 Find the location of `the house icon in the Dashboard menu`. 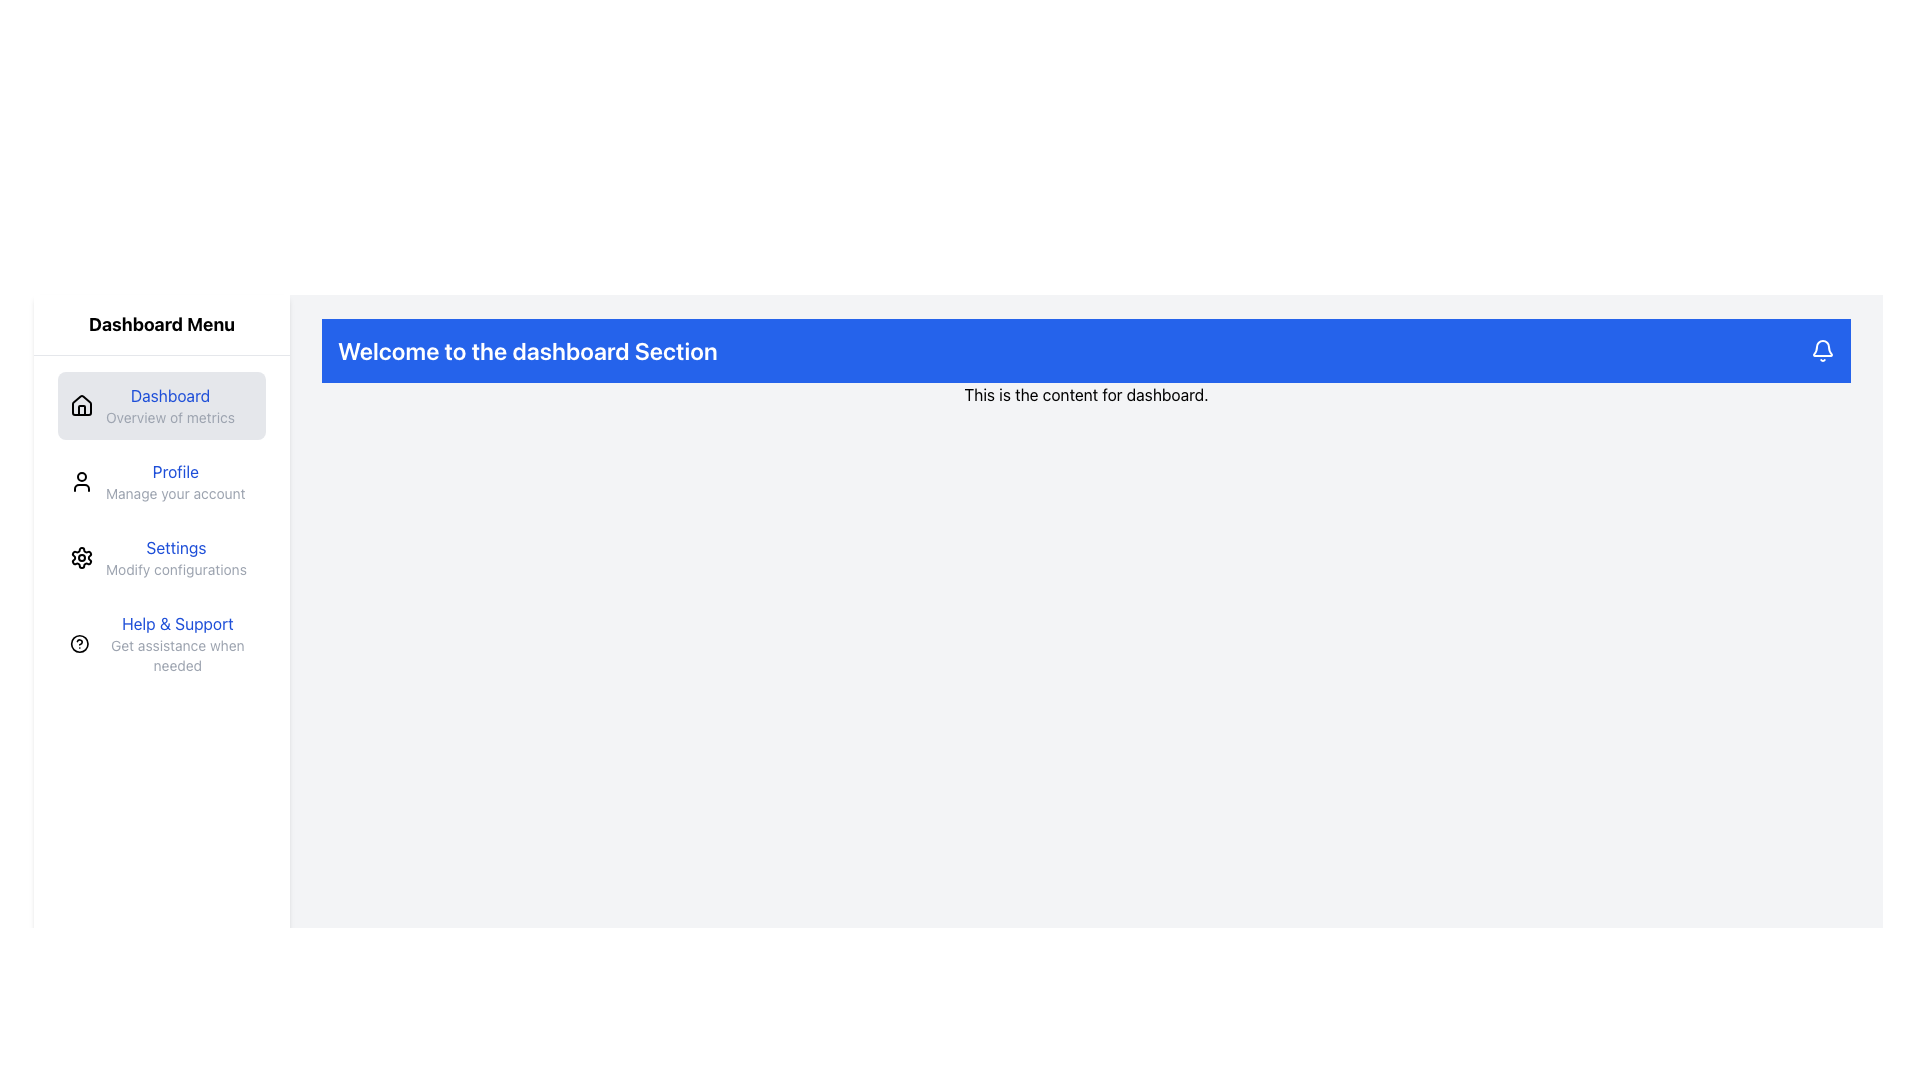

the house icon in the Dashboard menu is located at coordinates (80, 405).